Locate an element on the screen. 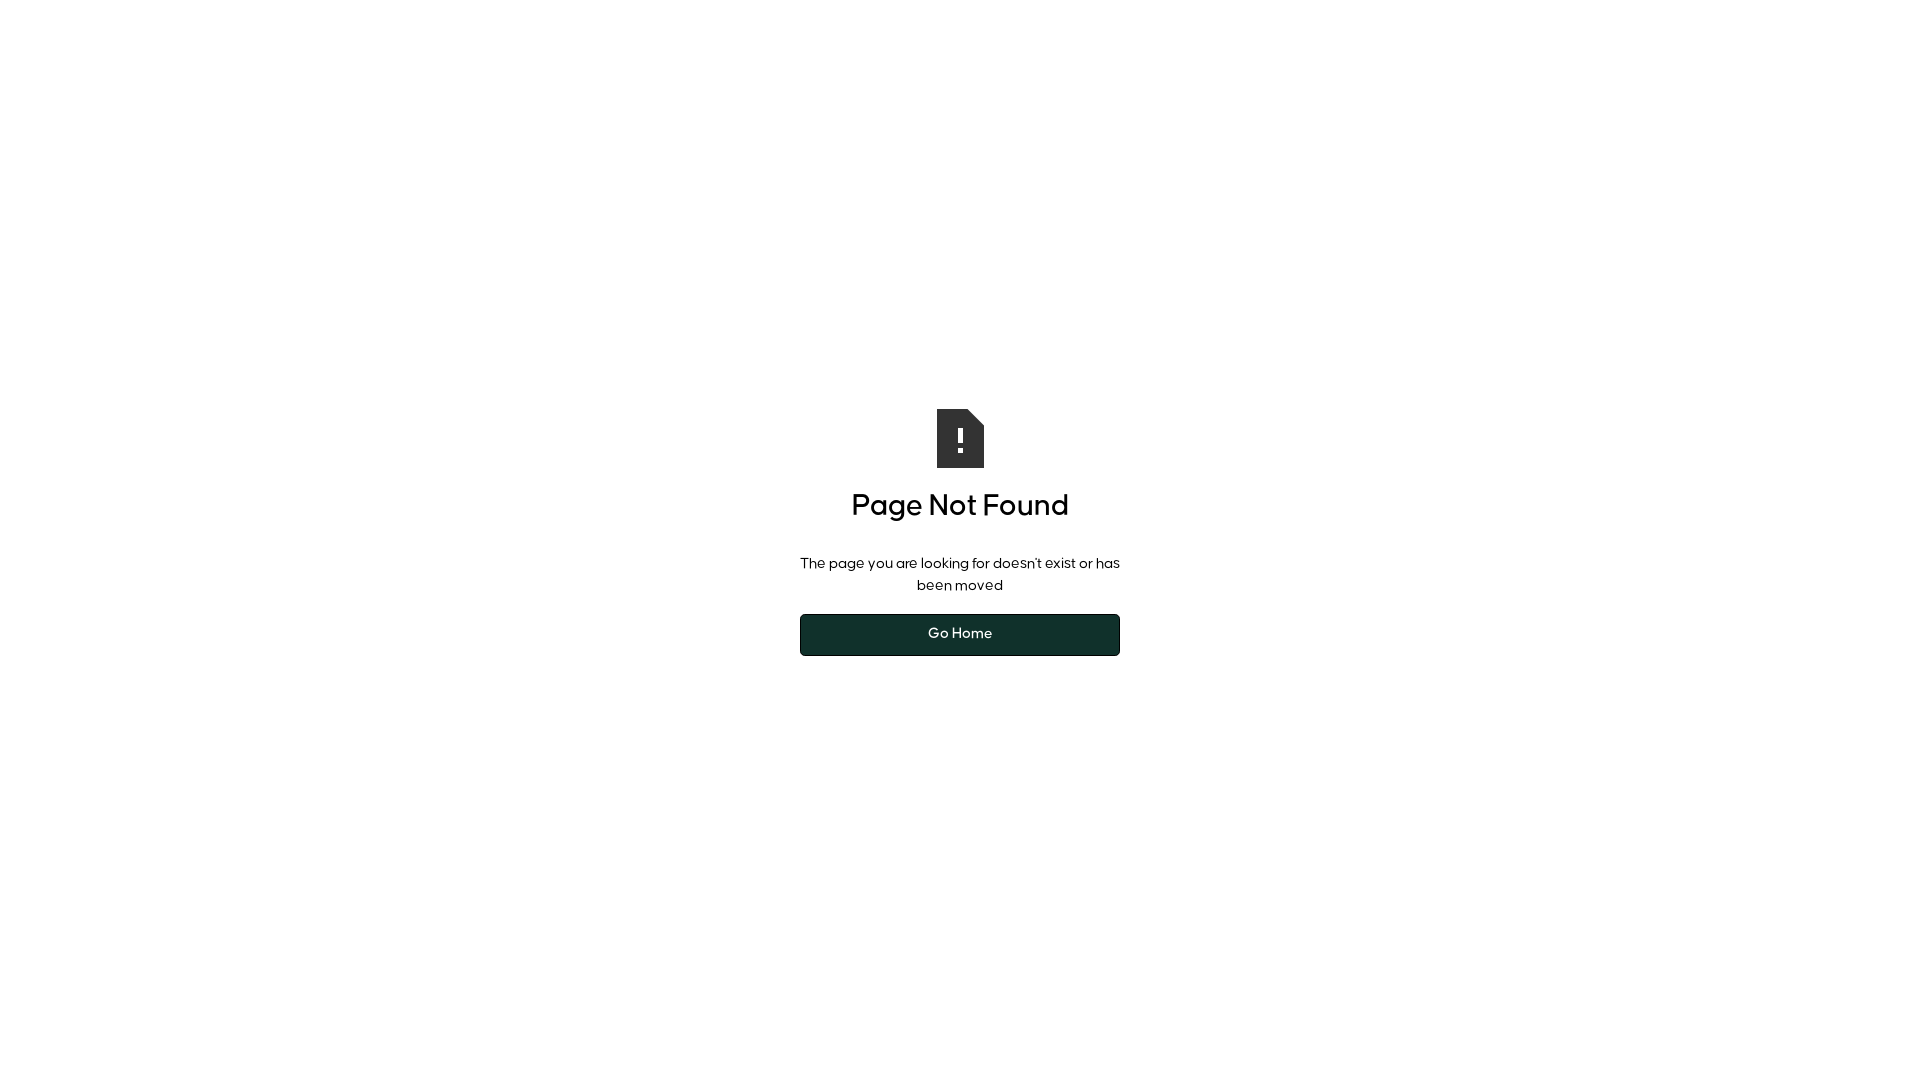 This screenshot has width=1920, height=1080. 'Go Home' is located at coordinates (960, 635).